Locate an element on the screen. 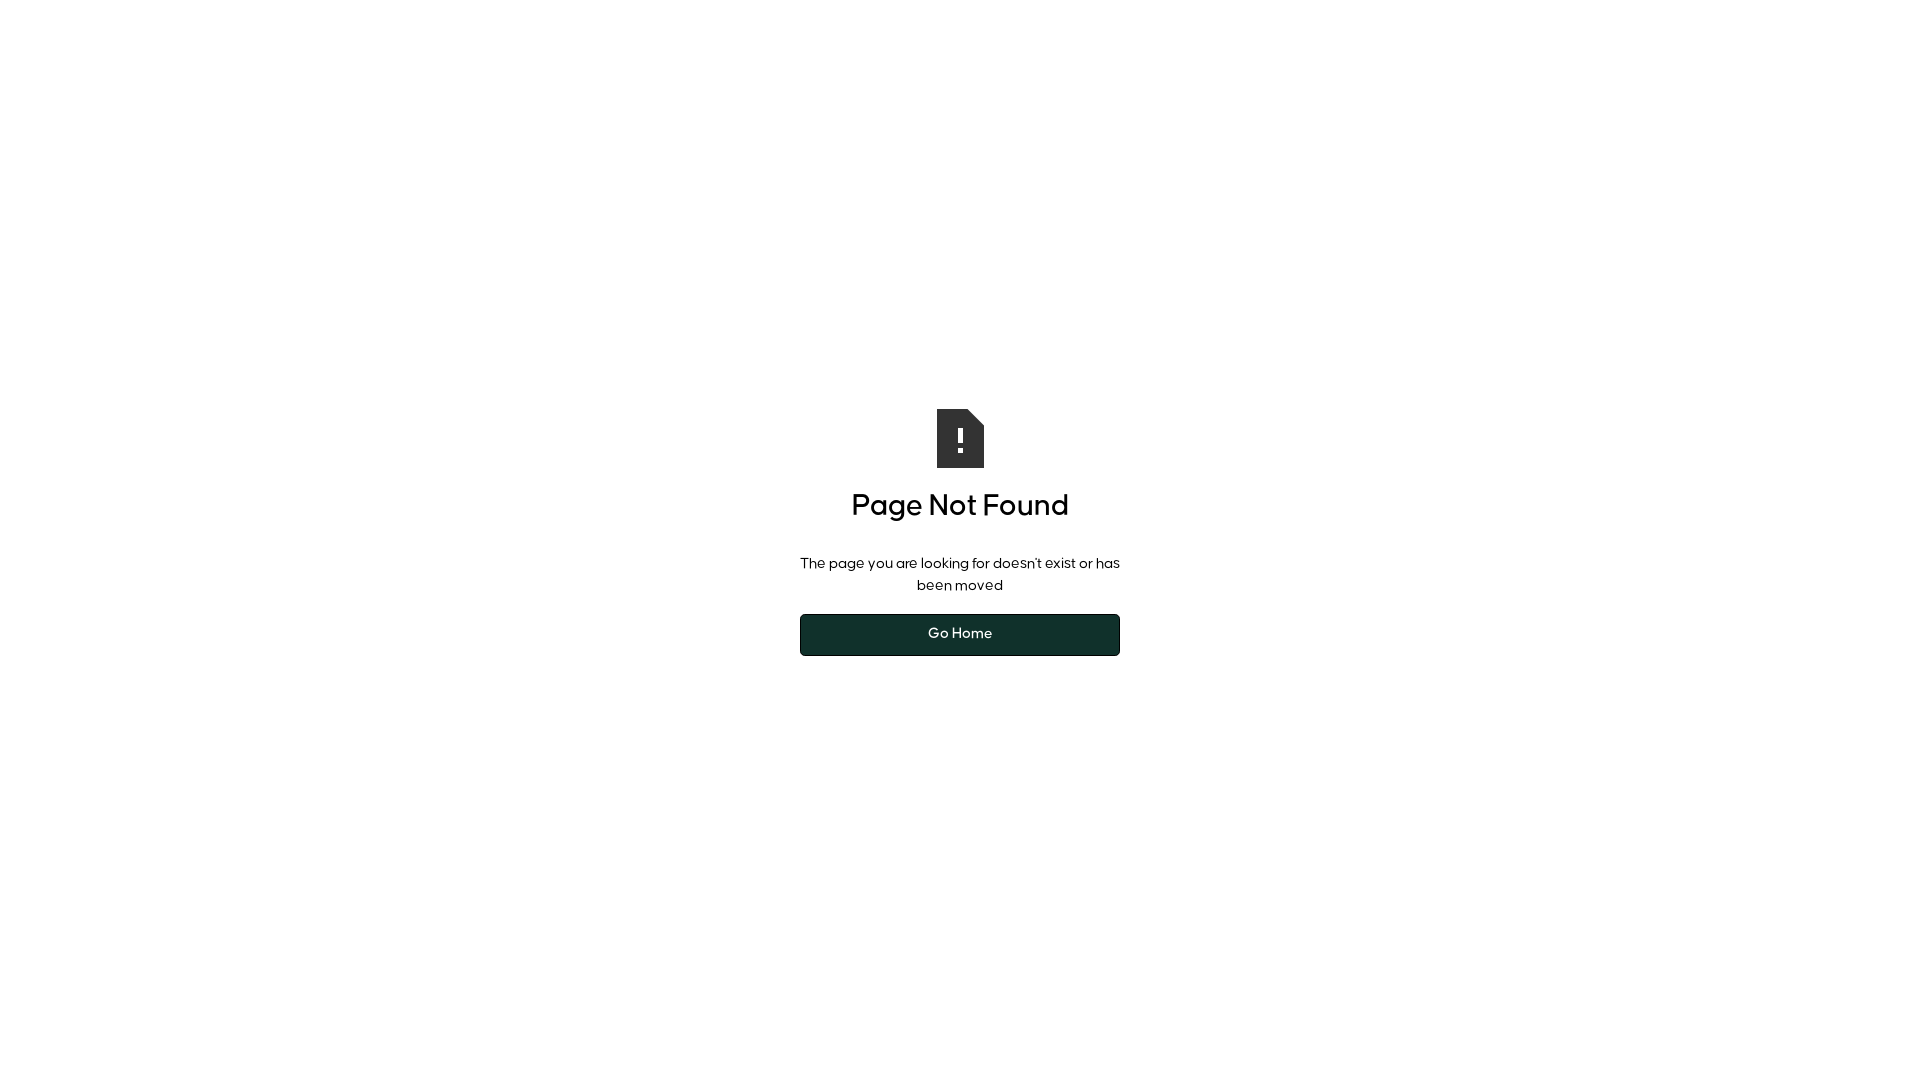 This screenshot has width=1920, height=1080. 'Go Home' is located at coordinates (960, 635).